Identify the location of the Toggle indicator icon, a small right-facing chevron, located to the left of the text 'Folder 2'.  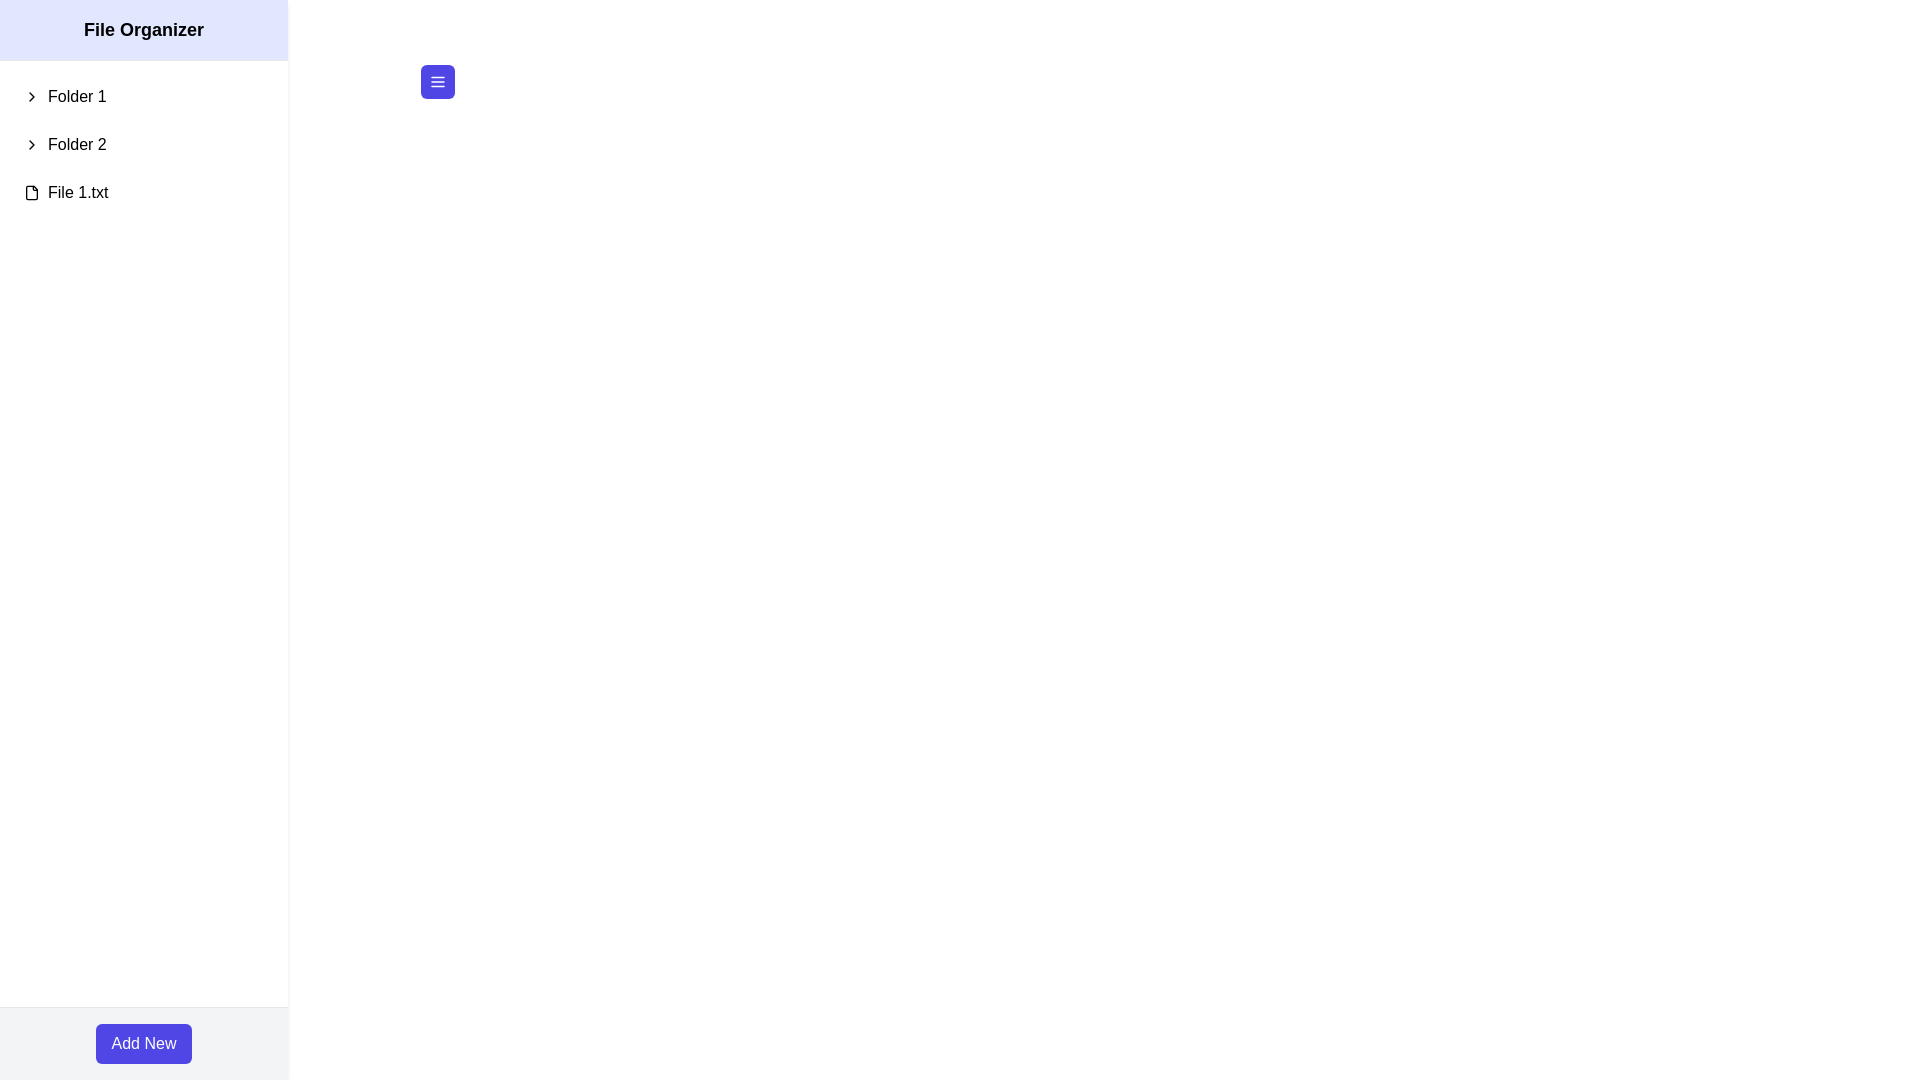
(32, 144).